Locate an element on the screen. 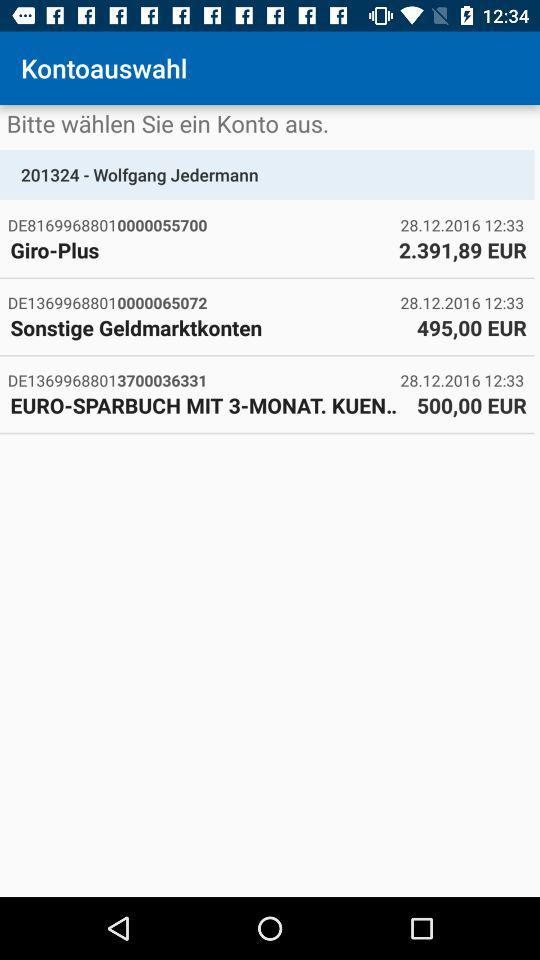 This screenshot has width=540, height=960. the icon to the left of the 2 391 89 item is located at coordinates (199, 249).